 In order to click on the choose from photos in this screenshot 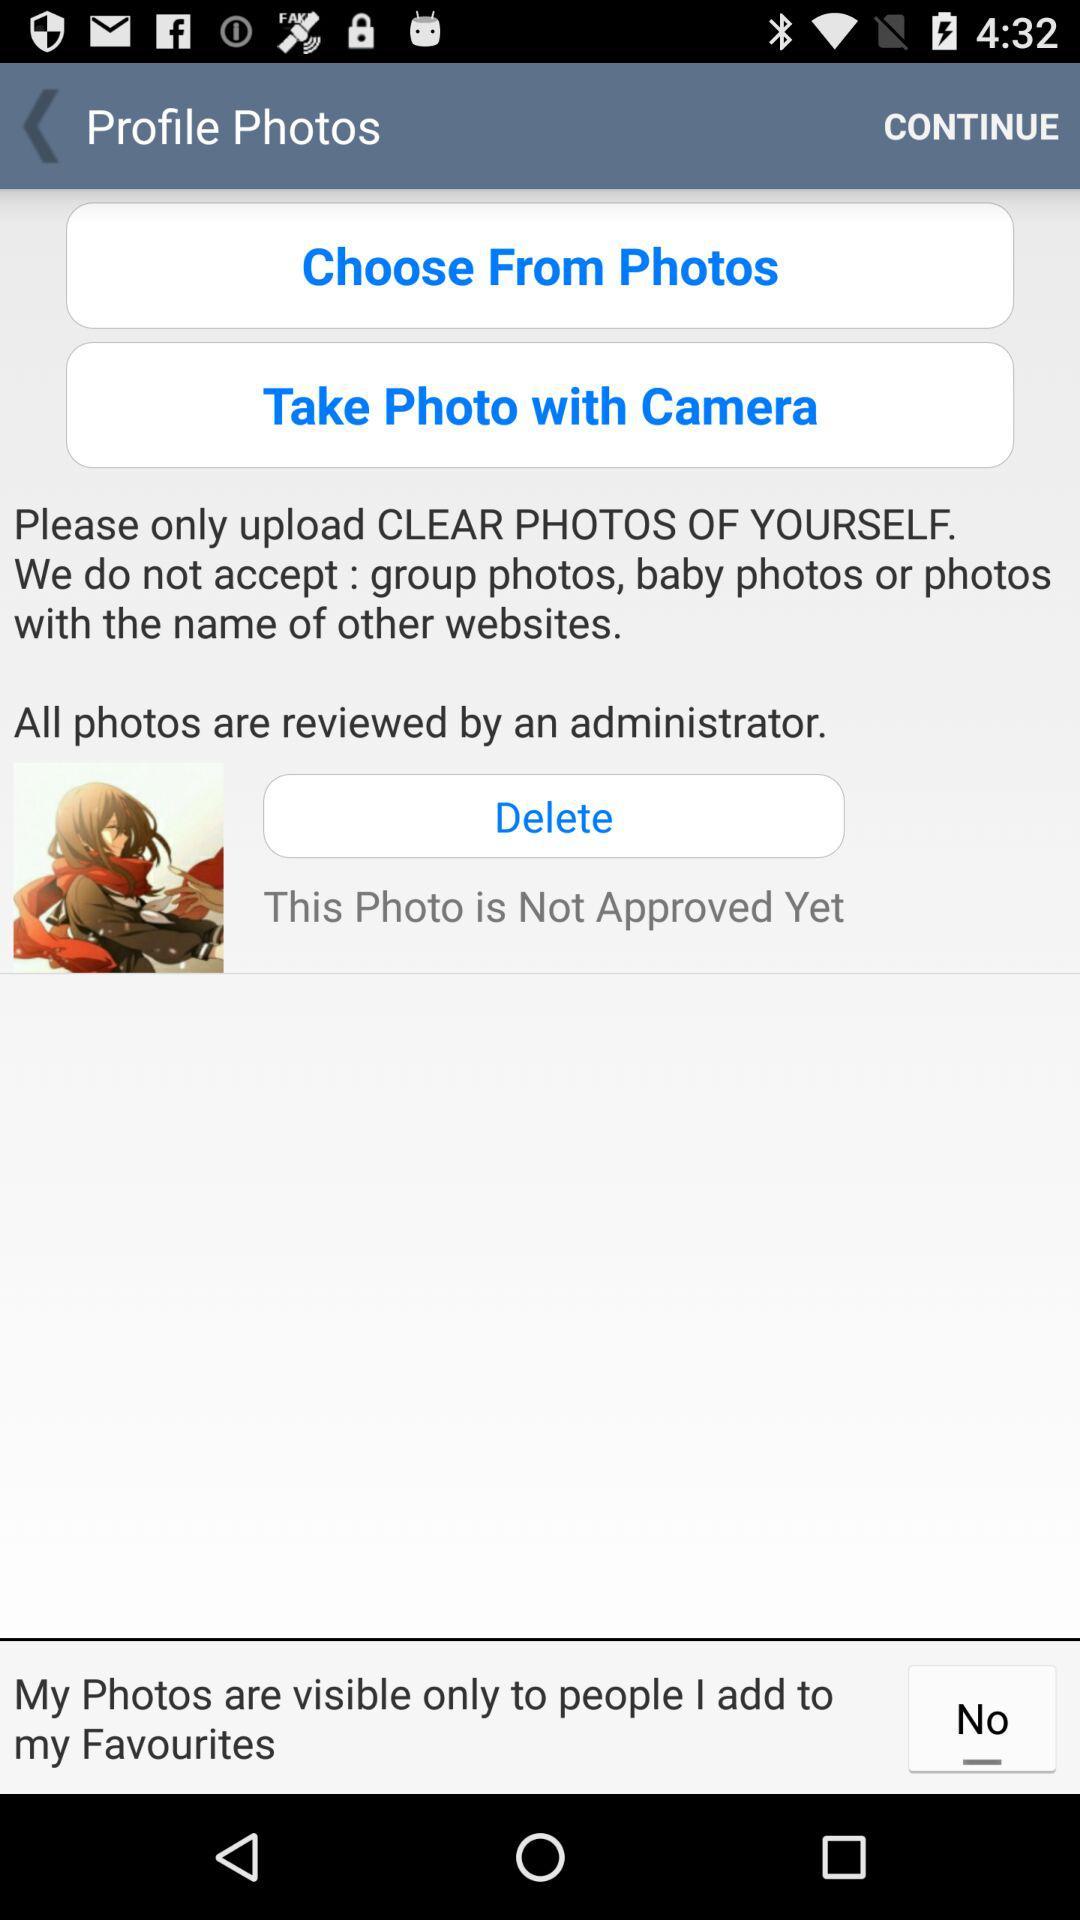, I will do `click(540, 264)`.